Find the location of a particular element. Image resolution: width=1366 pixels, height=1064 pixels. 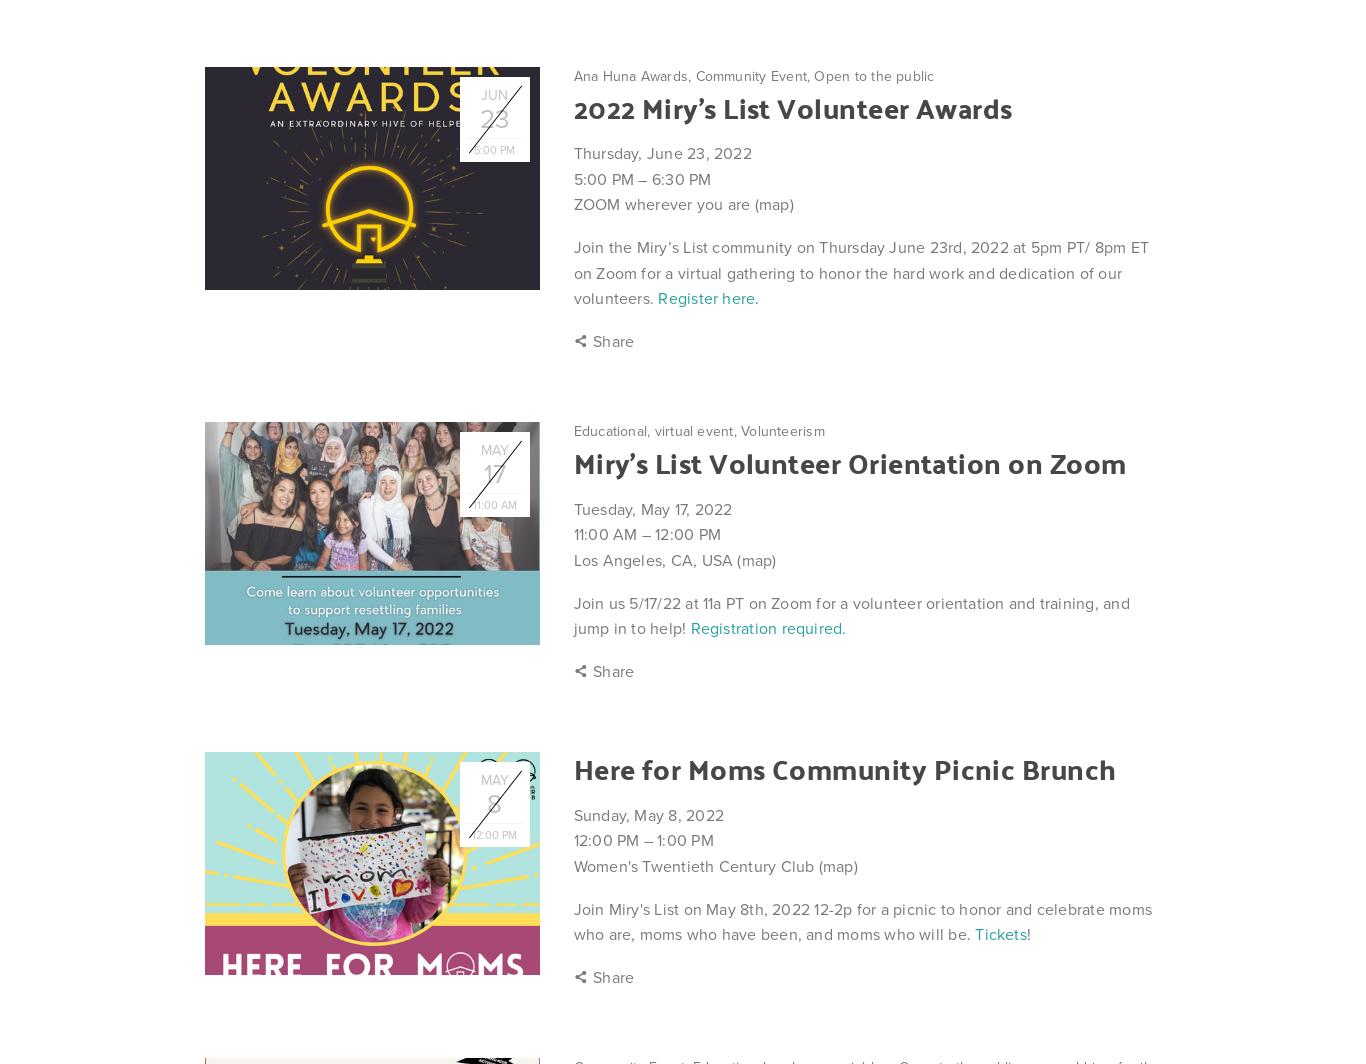

'Los Angeles, CA' is located at coordinates (632, 559).